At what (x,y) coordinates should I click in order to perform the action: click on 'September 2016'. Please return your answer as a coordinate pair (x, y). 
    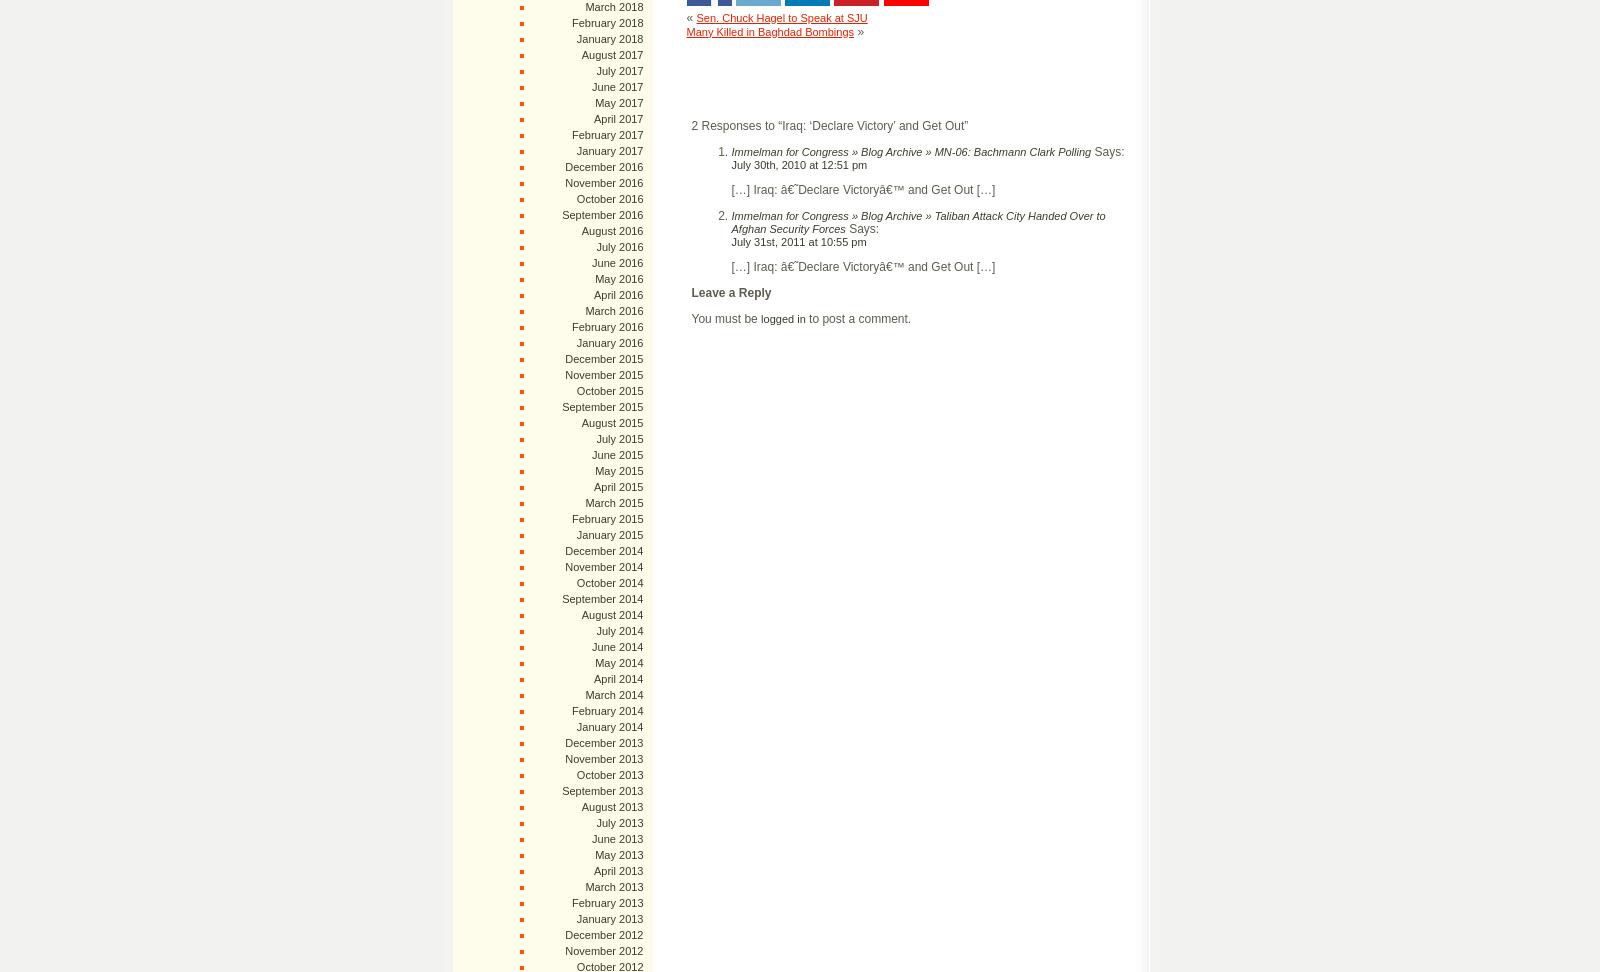
    Looking at the image, I should click on (602, 214).